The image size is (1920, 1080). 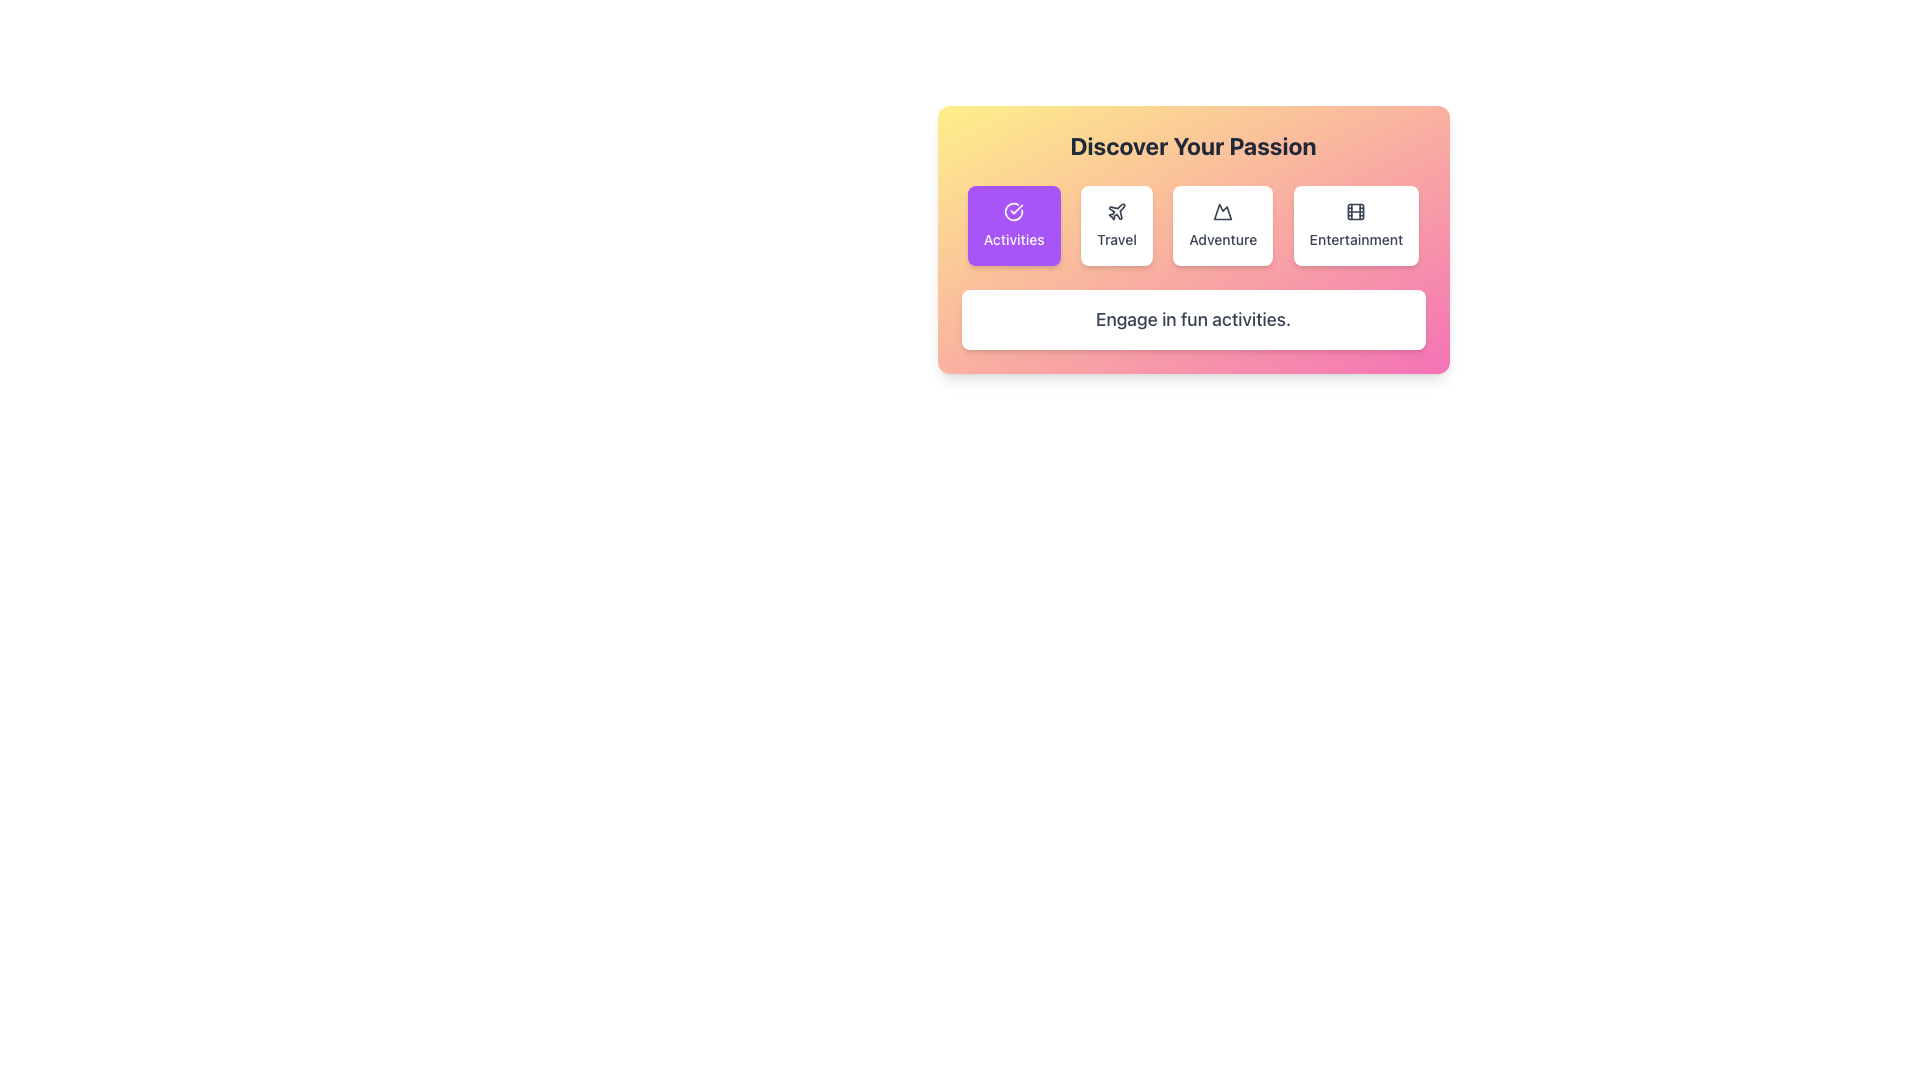 What do you see at coordinates (1014, 212) in the screenshot?
I see `the circular icon within the purple button labeled 'Activities', which features a hollow circle, a partial arc, and a checkmark` at bounding box center [1014, 212].